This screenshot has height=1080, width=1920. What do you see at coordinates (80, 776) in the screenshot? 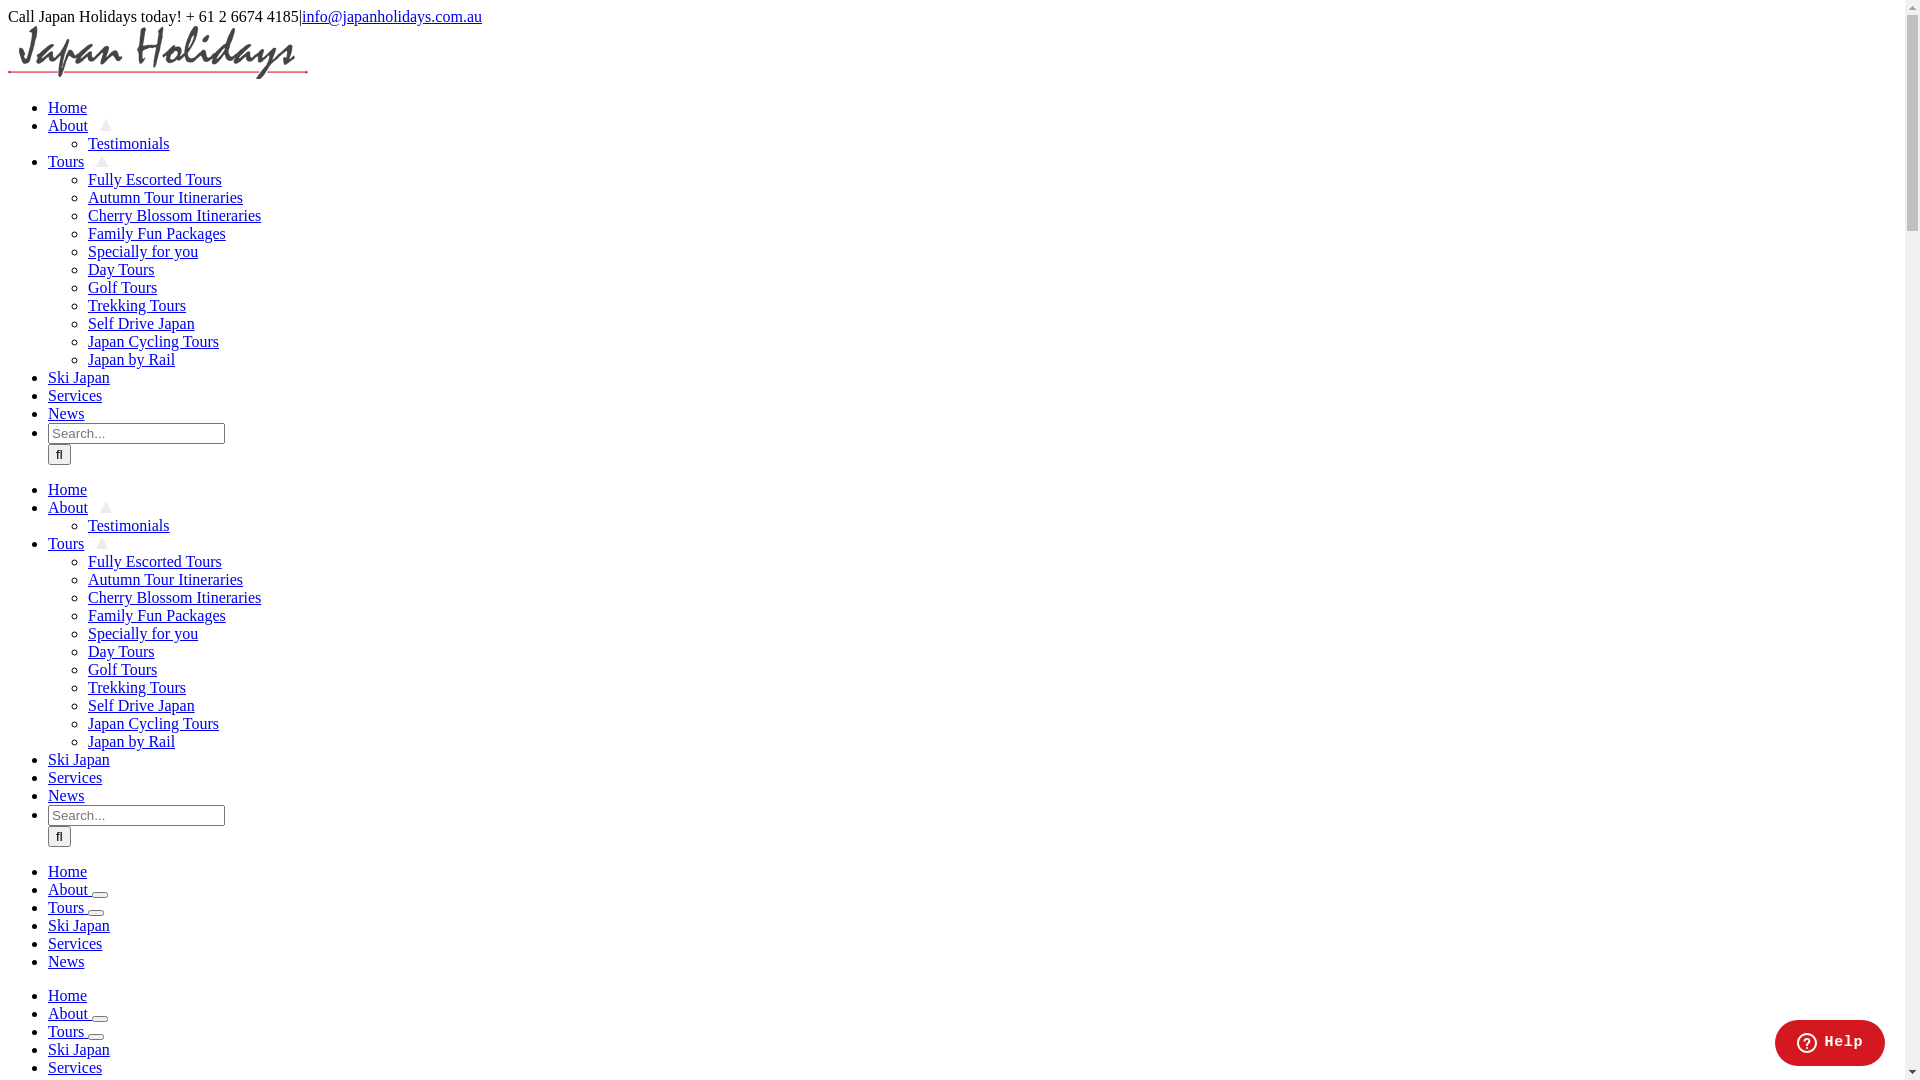
I see `'Services'` at bounding box center [80, 776].